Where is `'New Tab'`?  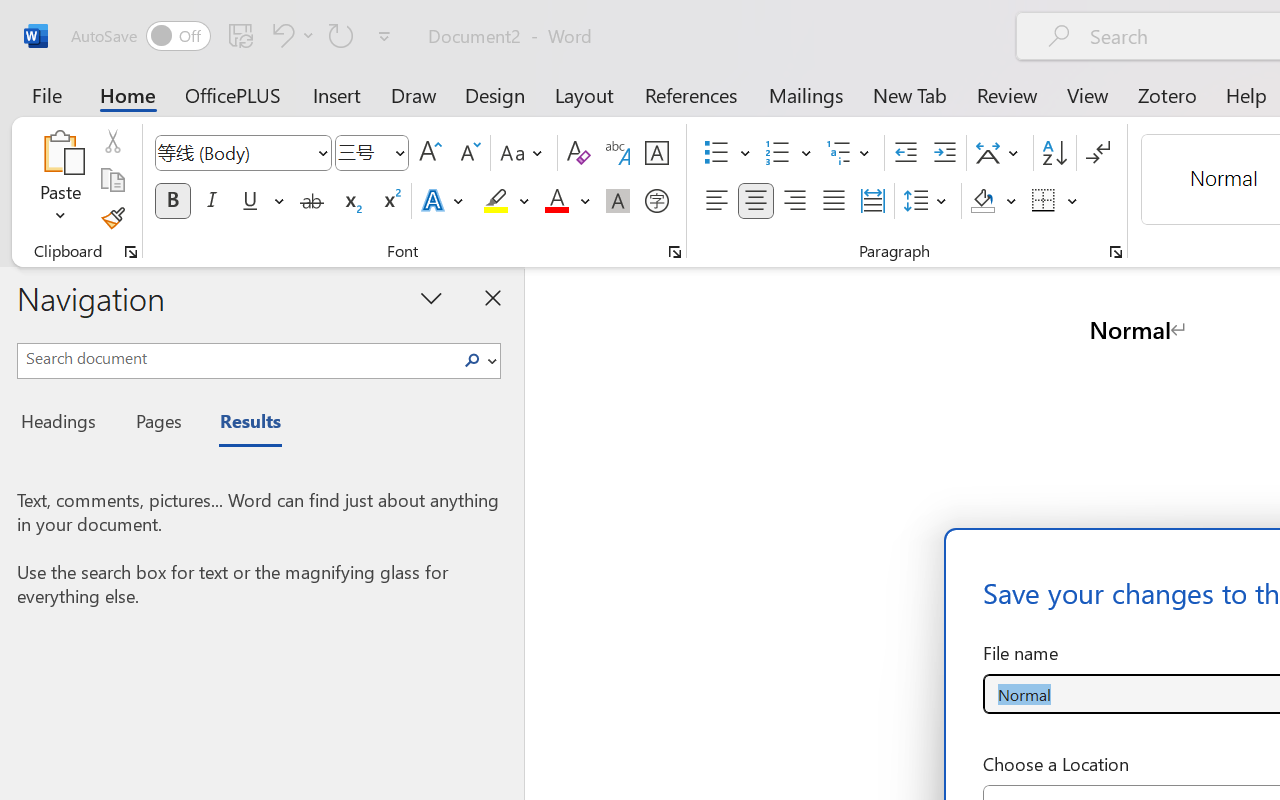
'New Tab' is located at coordinates (909, 94).